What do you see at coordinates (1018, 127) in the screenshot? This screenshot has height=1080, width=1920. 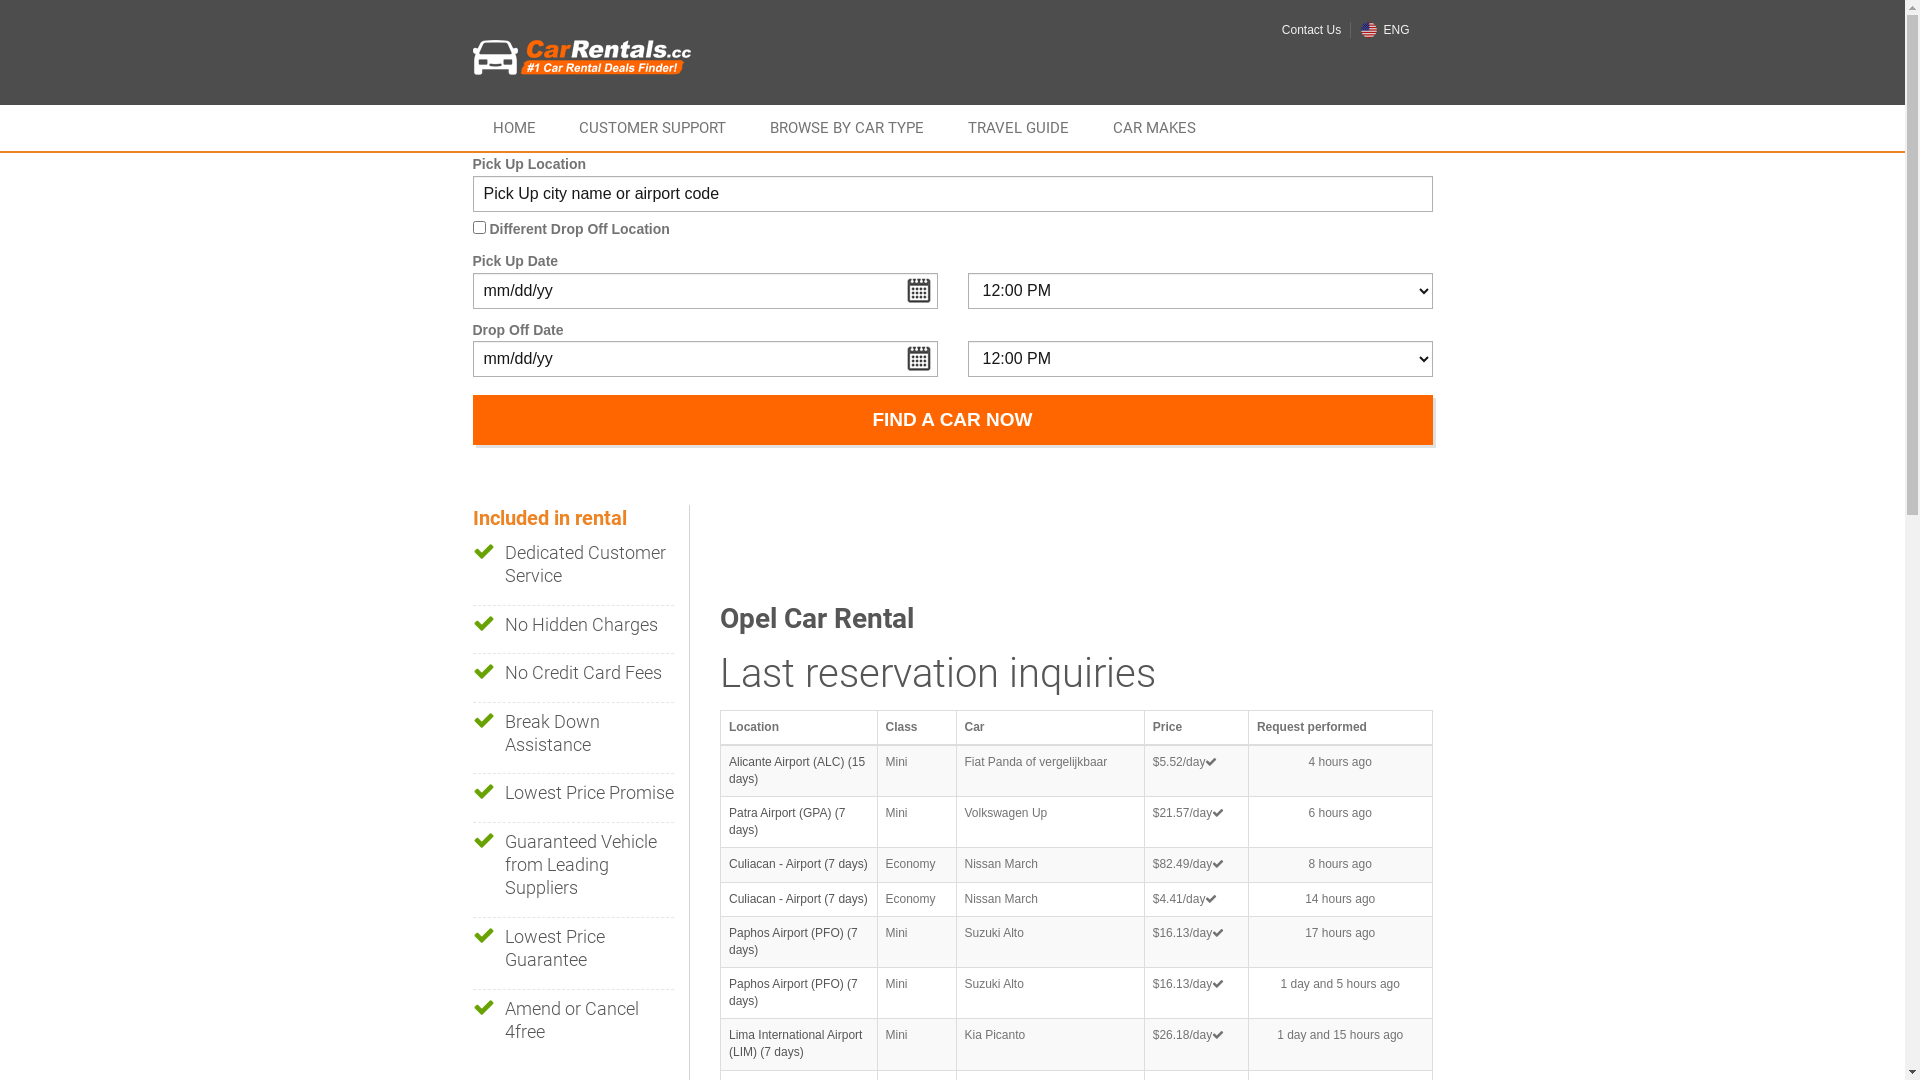 I see `'TRAVEL GUIDE'` at bounding box center [1018, 127].